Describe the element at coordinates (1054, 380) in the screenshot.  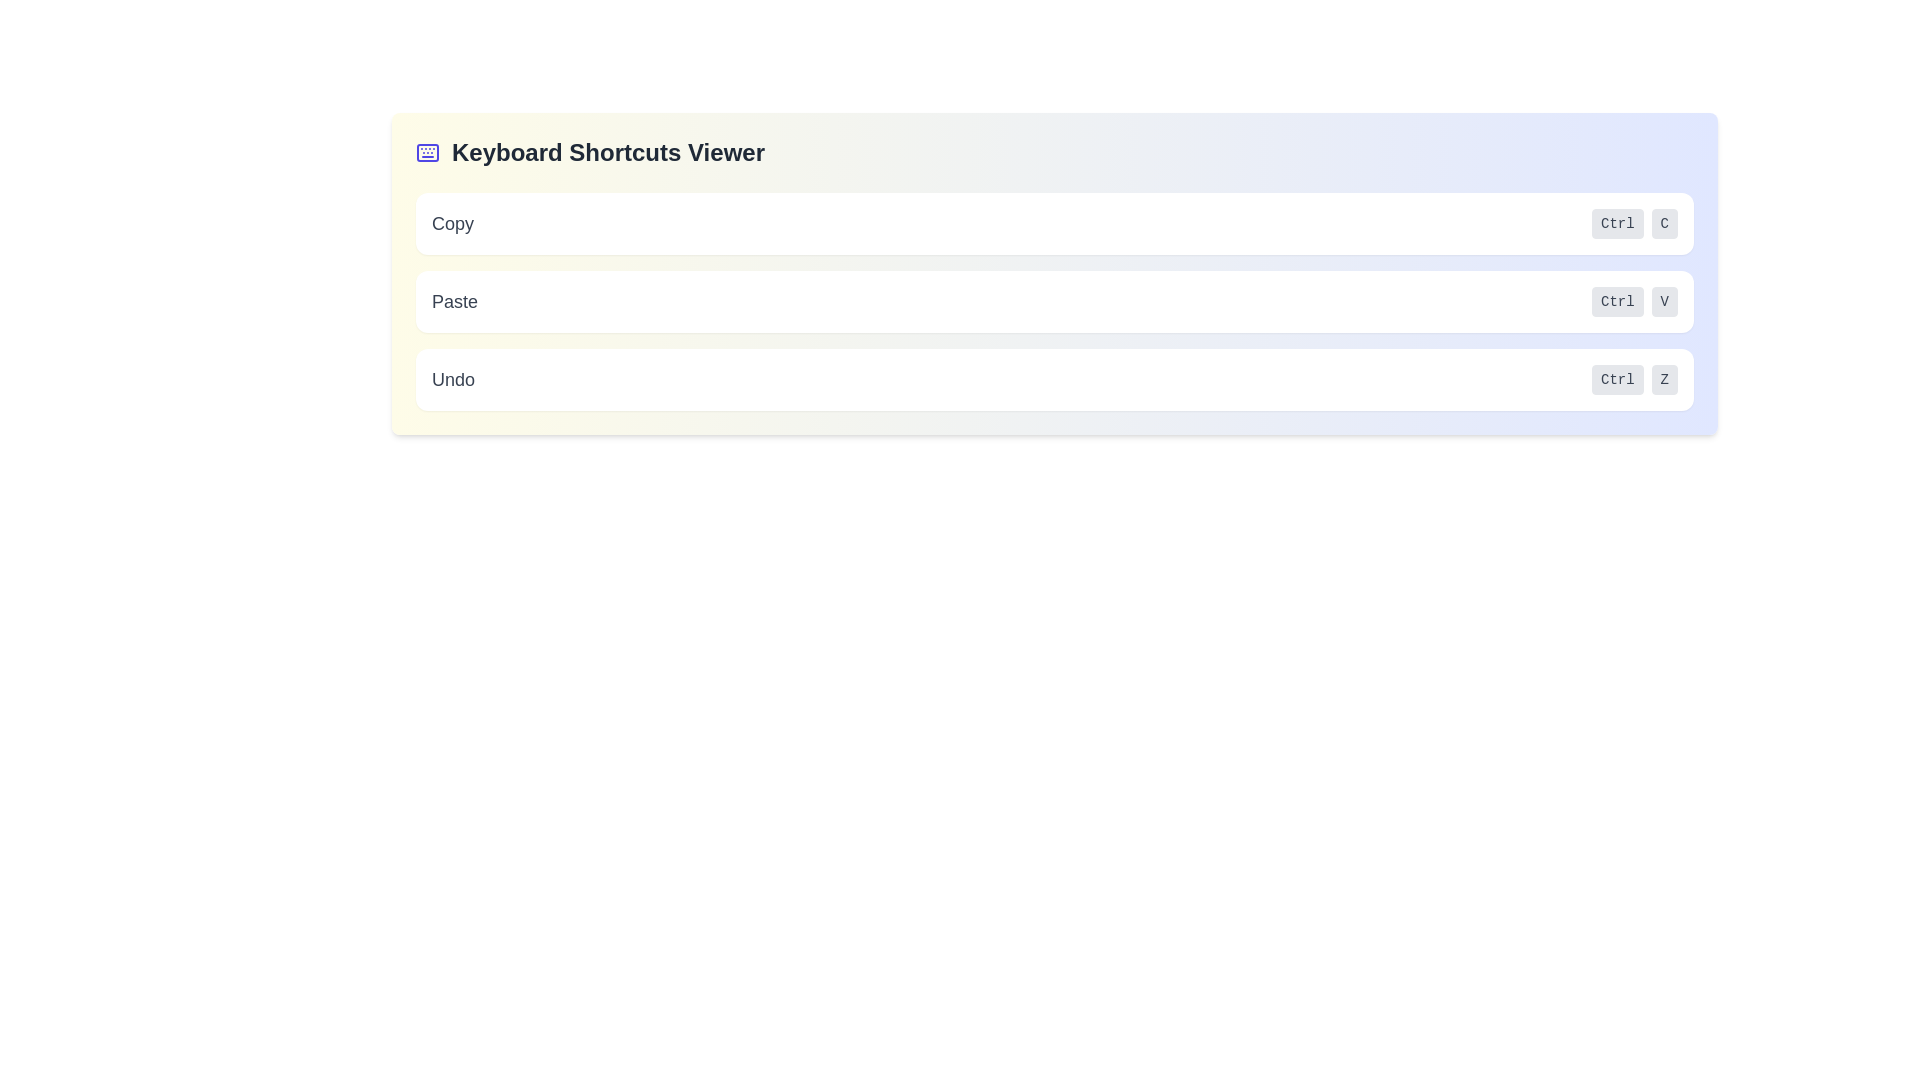
I see `displayed information in the third informational block that describes the 'Undo' functionality and its keyboard shortcut 'Ctrl Z'` at that location.